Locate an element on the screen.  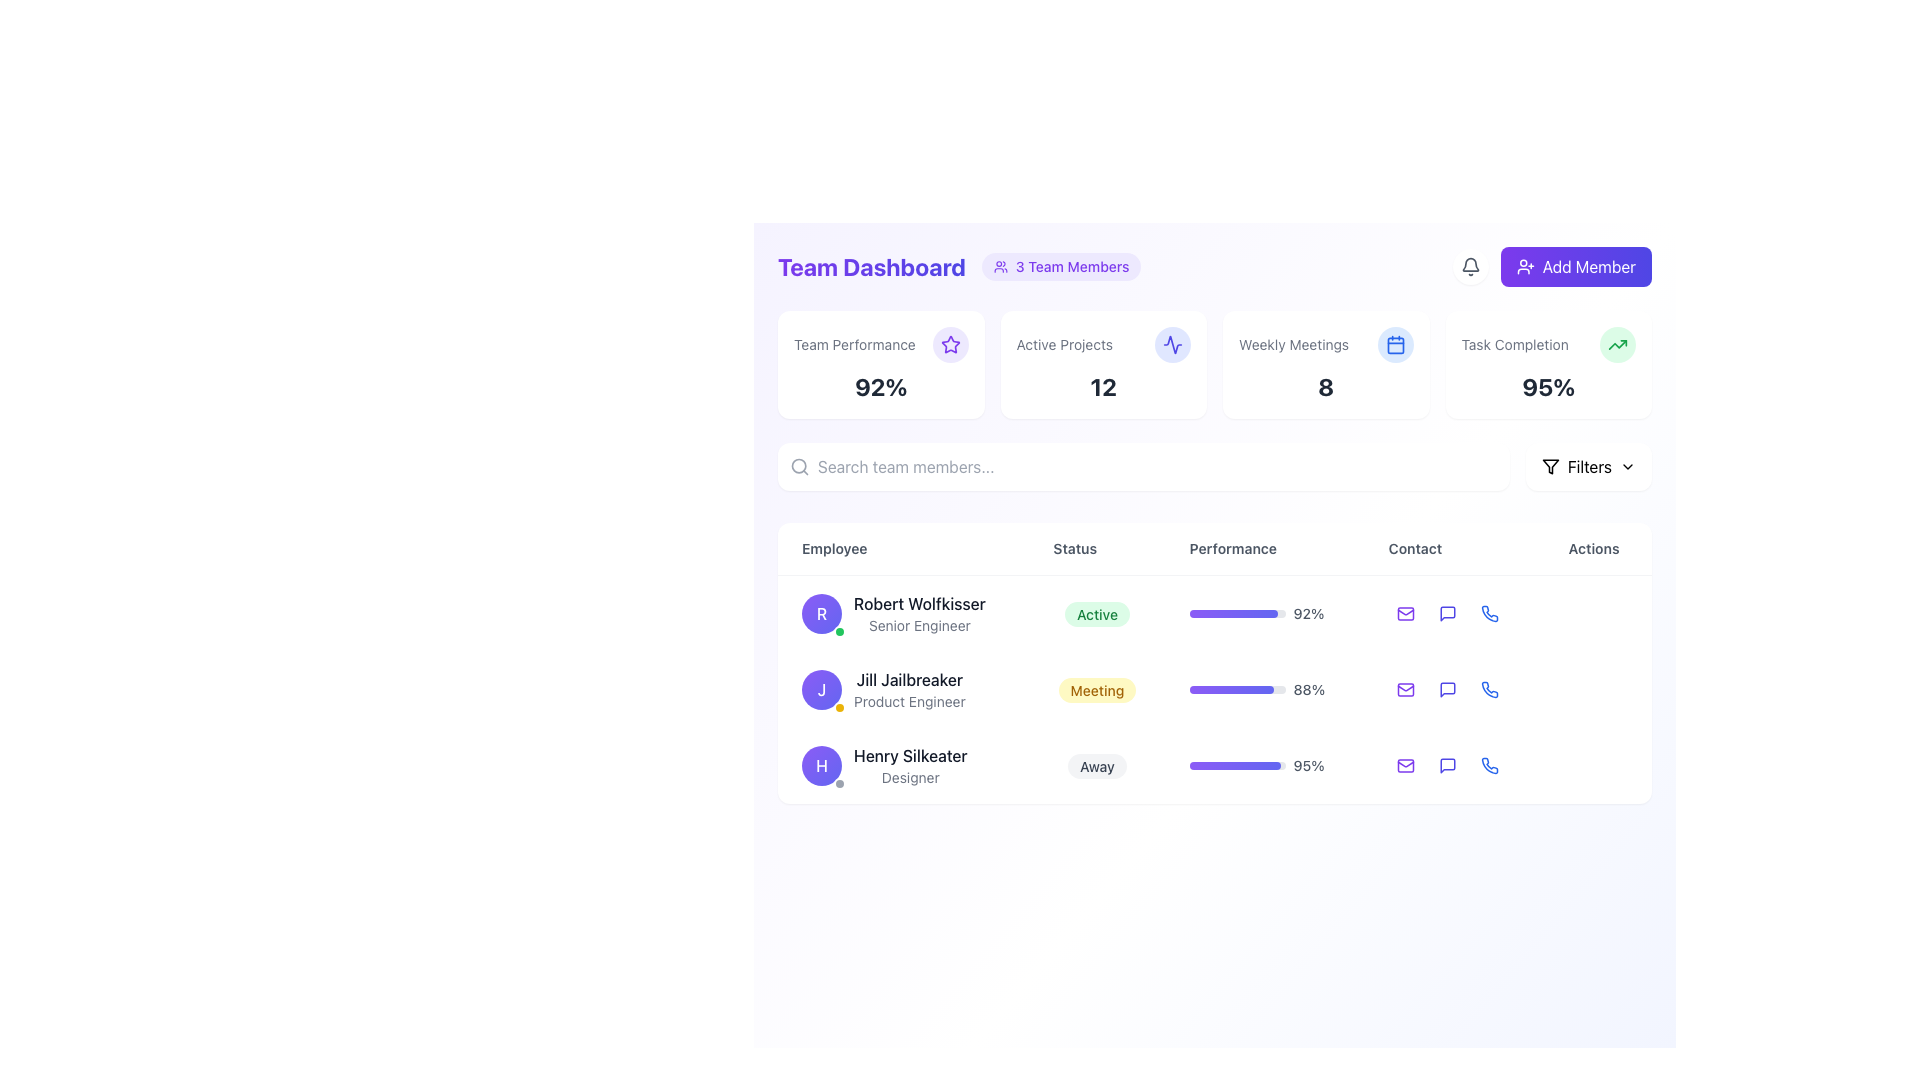
the Header text (Label) that functions as a column label between 'Status' and 'Contact' in the data table is located at coordinates (1213, 548).